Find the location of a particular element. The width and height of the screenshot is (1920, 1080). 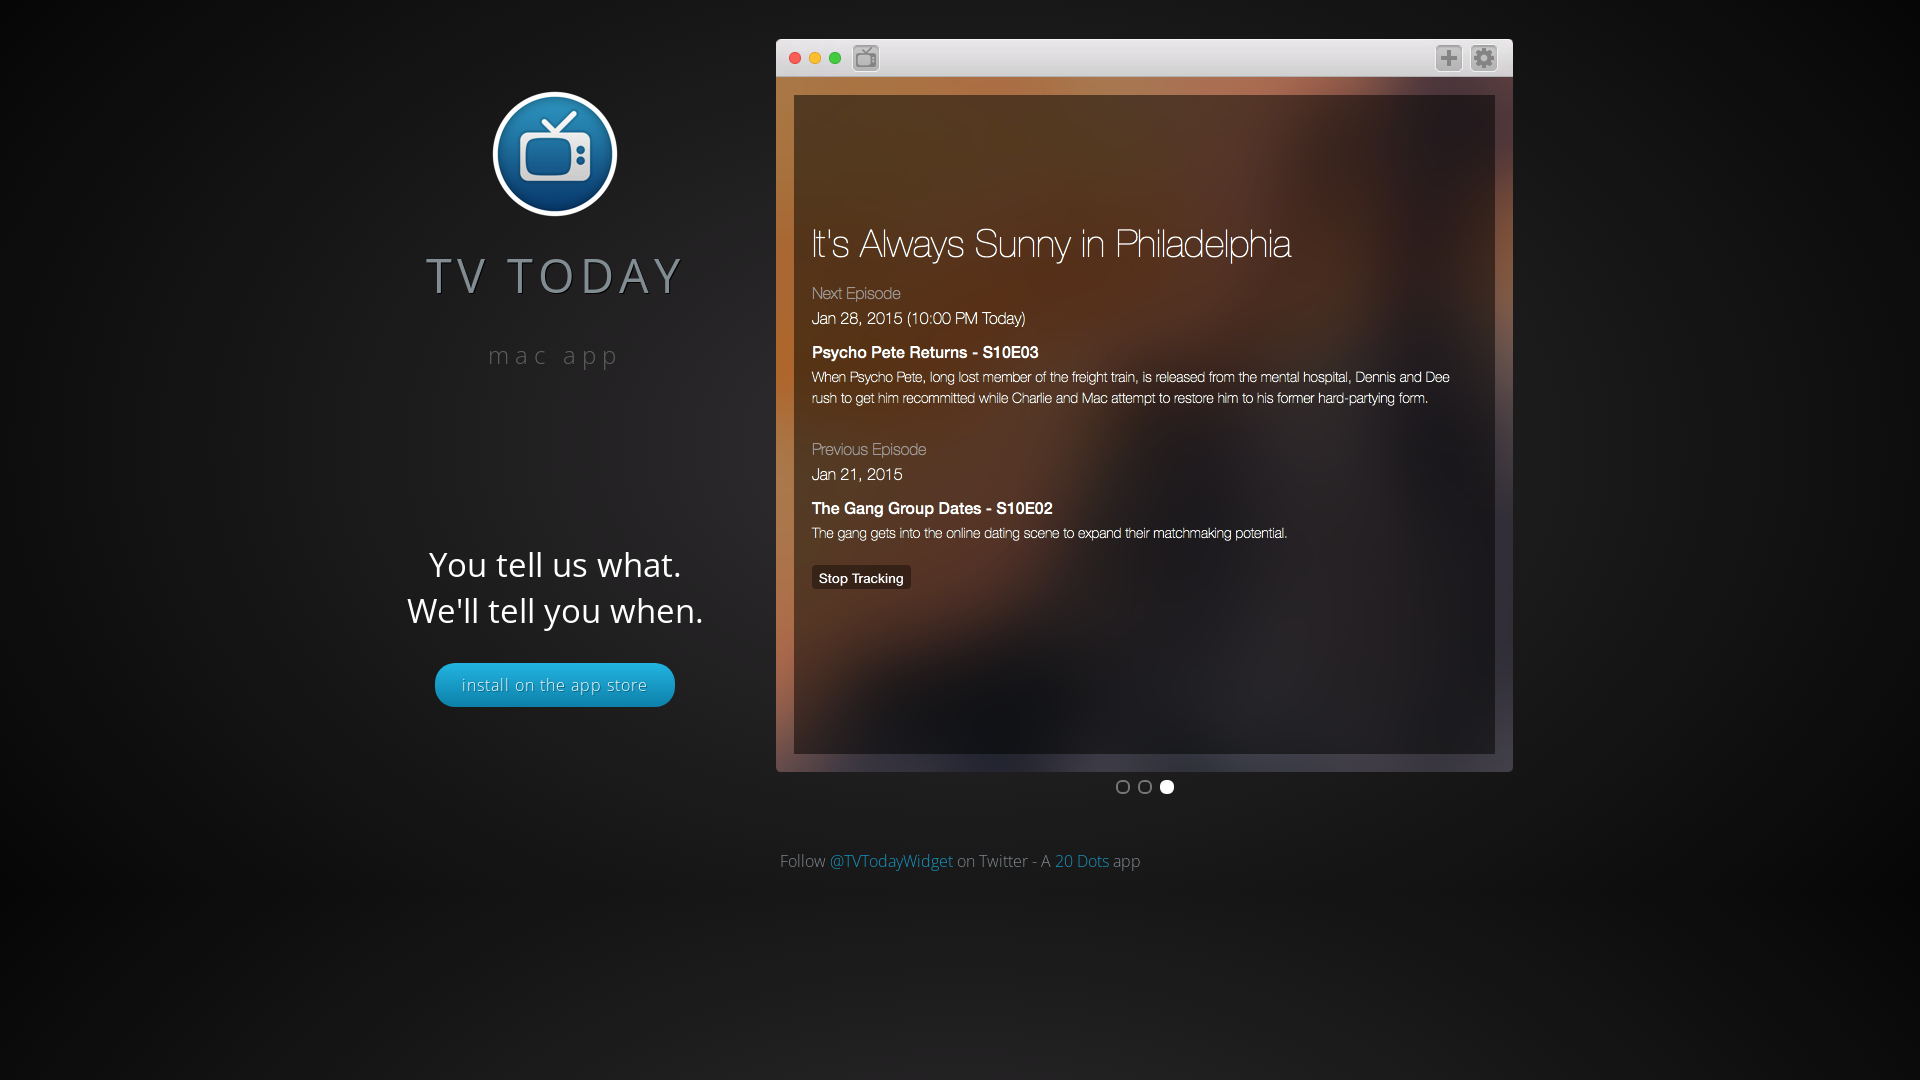

'@TVTodayWidget' is located at coordinates (890, 859).